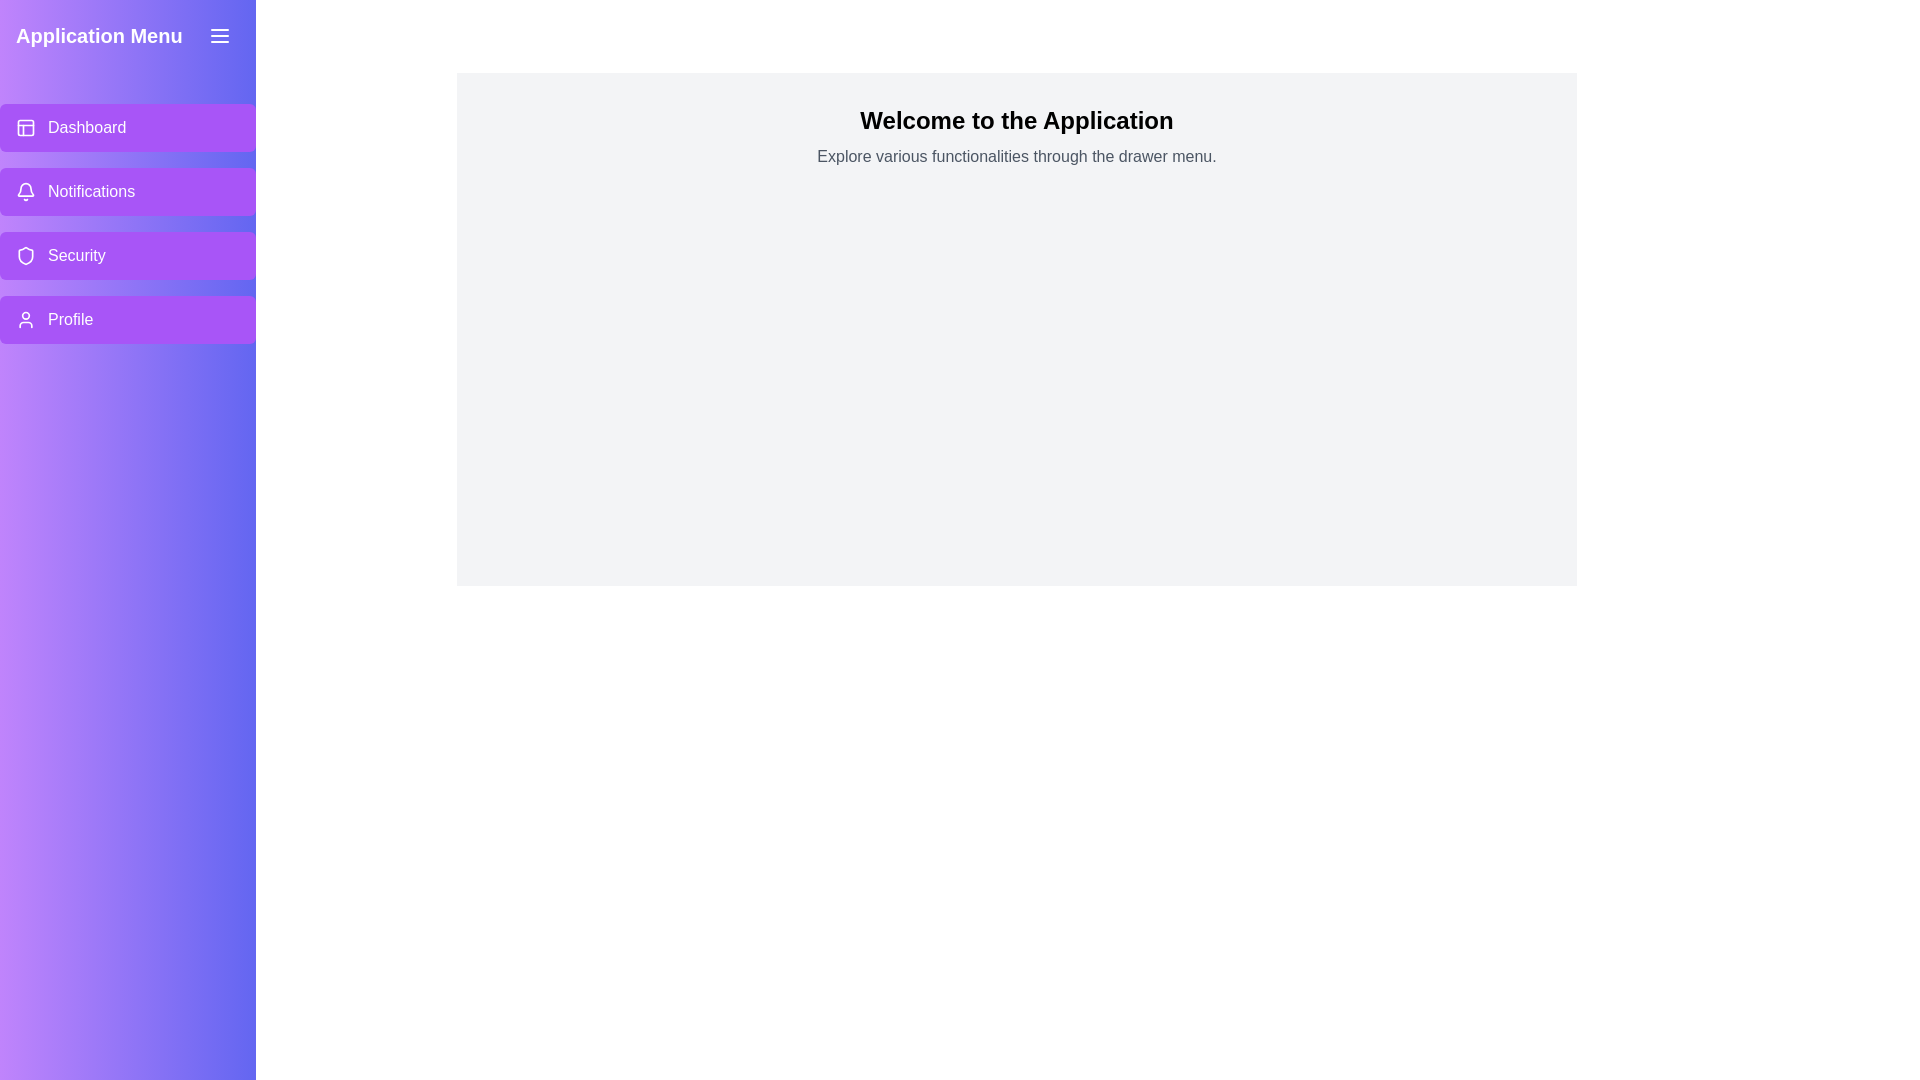 This screenshot has width=1920, height=1080. Describe the element at coordinates (127, 319) in the screenshot. I see `the menu item labeled Profile` at that location.